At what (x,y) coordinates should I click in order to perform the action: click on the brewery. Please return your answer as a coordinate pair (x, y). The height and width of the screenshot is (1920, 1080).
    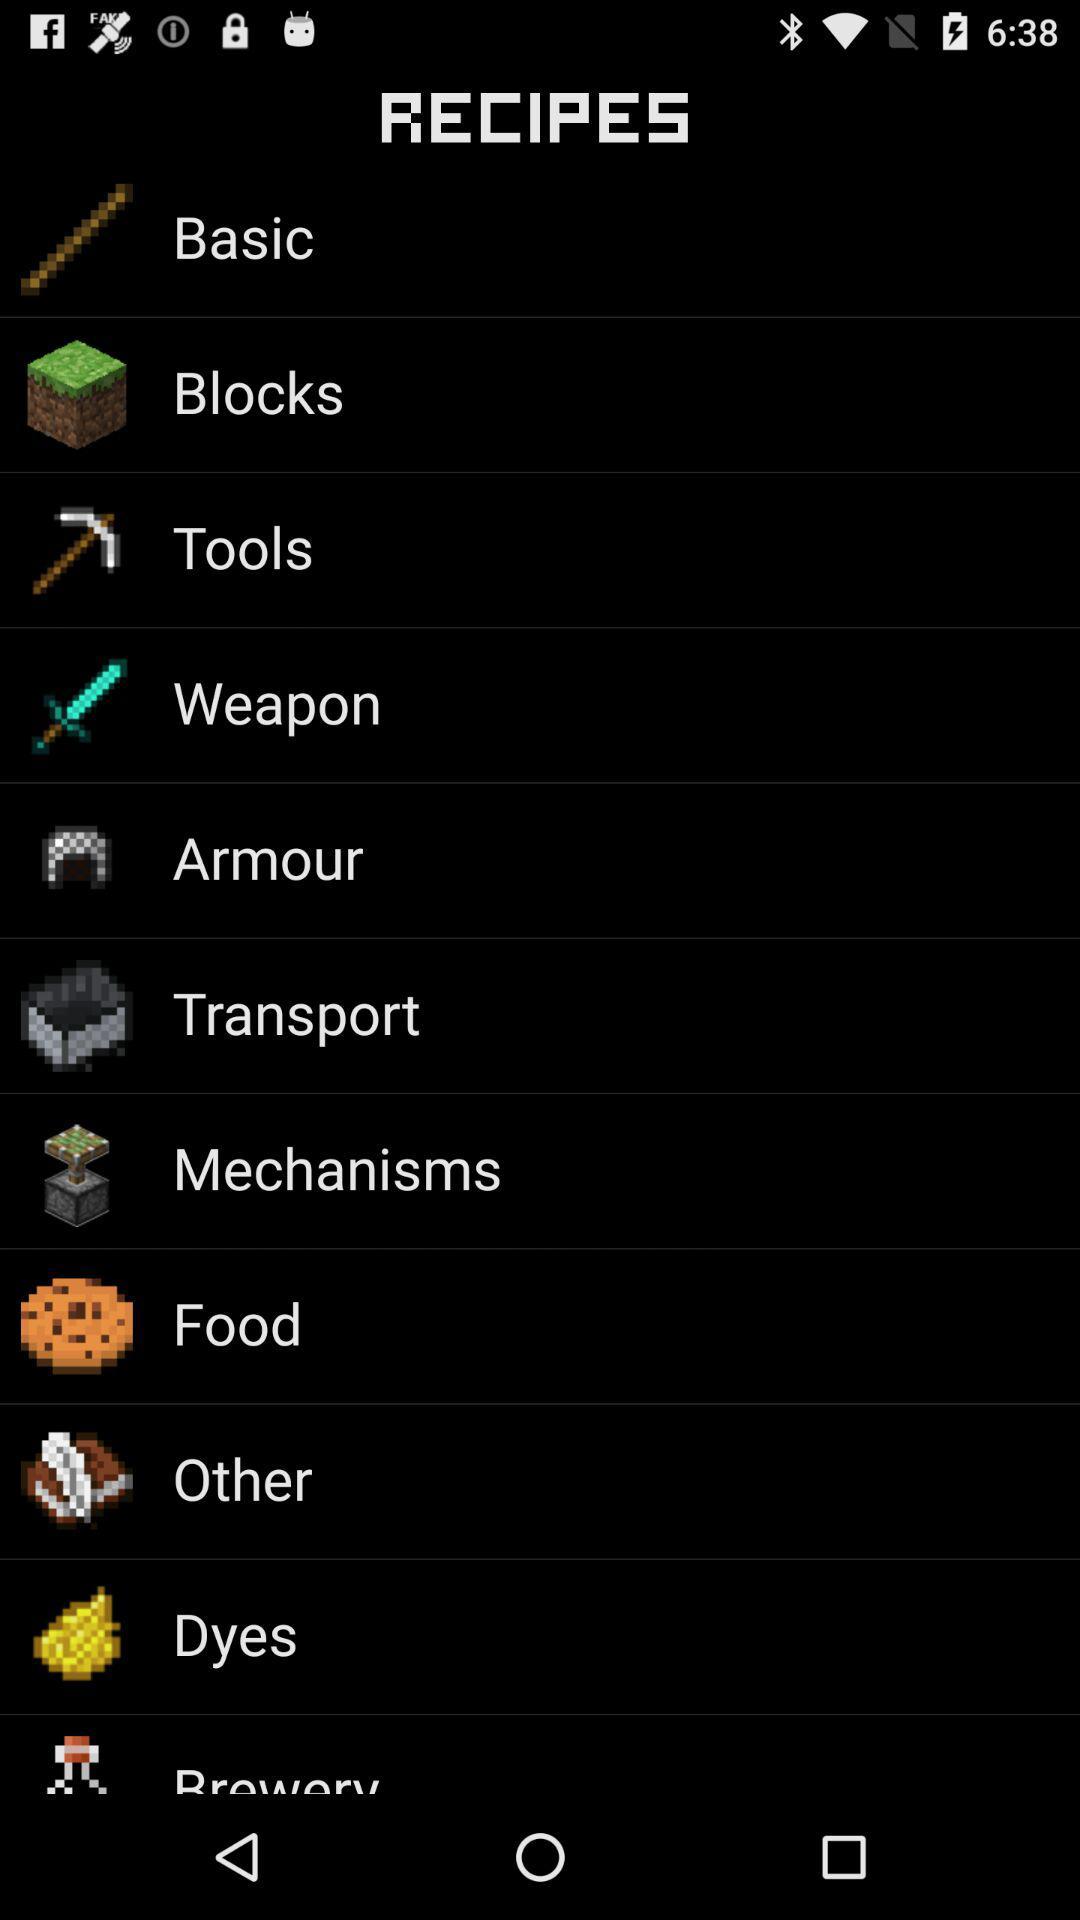
    Looking at the image, I should click on (276, 1771).